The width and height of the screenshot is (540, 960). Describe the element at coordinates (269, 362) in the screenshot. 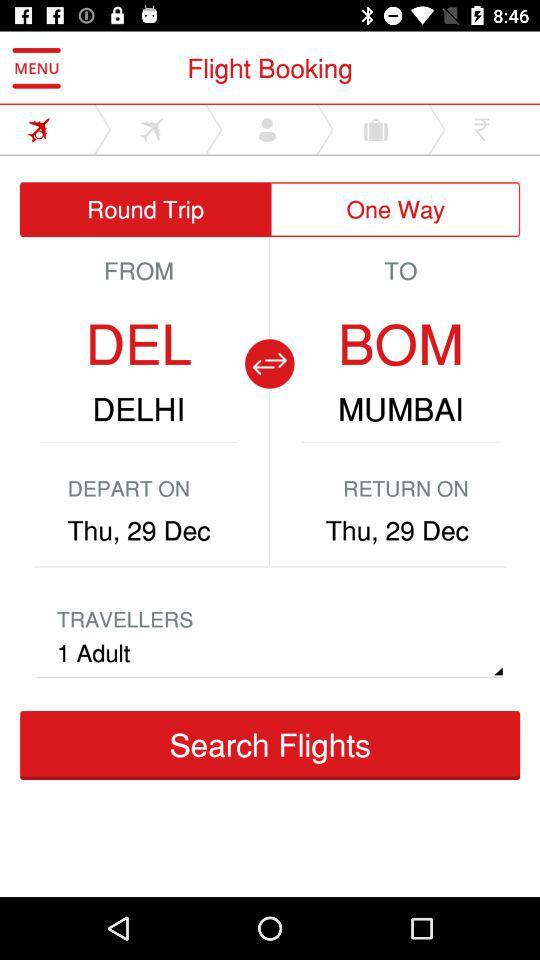

I see `show reverse trip` at that location.